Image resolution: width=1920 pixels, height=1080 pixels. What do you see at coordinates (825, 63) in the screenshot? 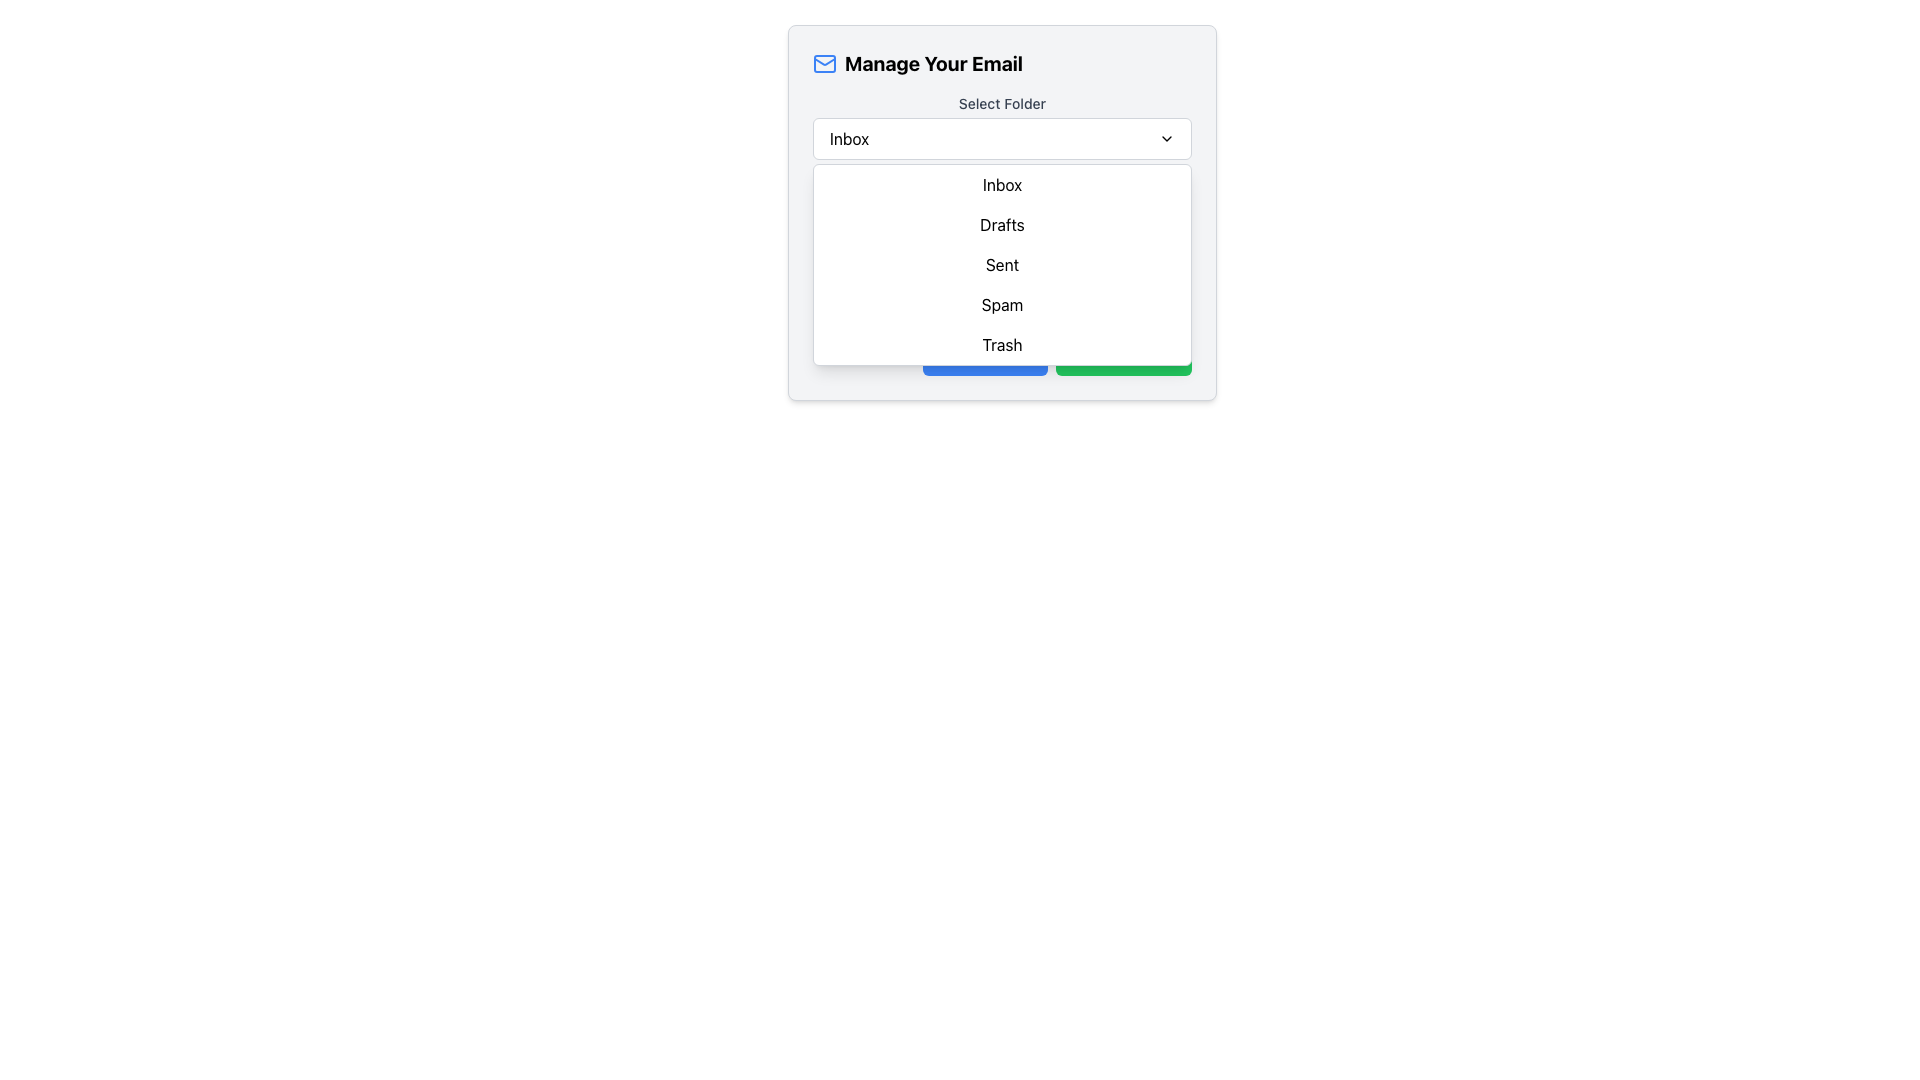
I see `the rectangular visual feature within the envelope icon located beside the text 'Manage Your Email' in the SVG visualization` at bounding box center [825, 63].